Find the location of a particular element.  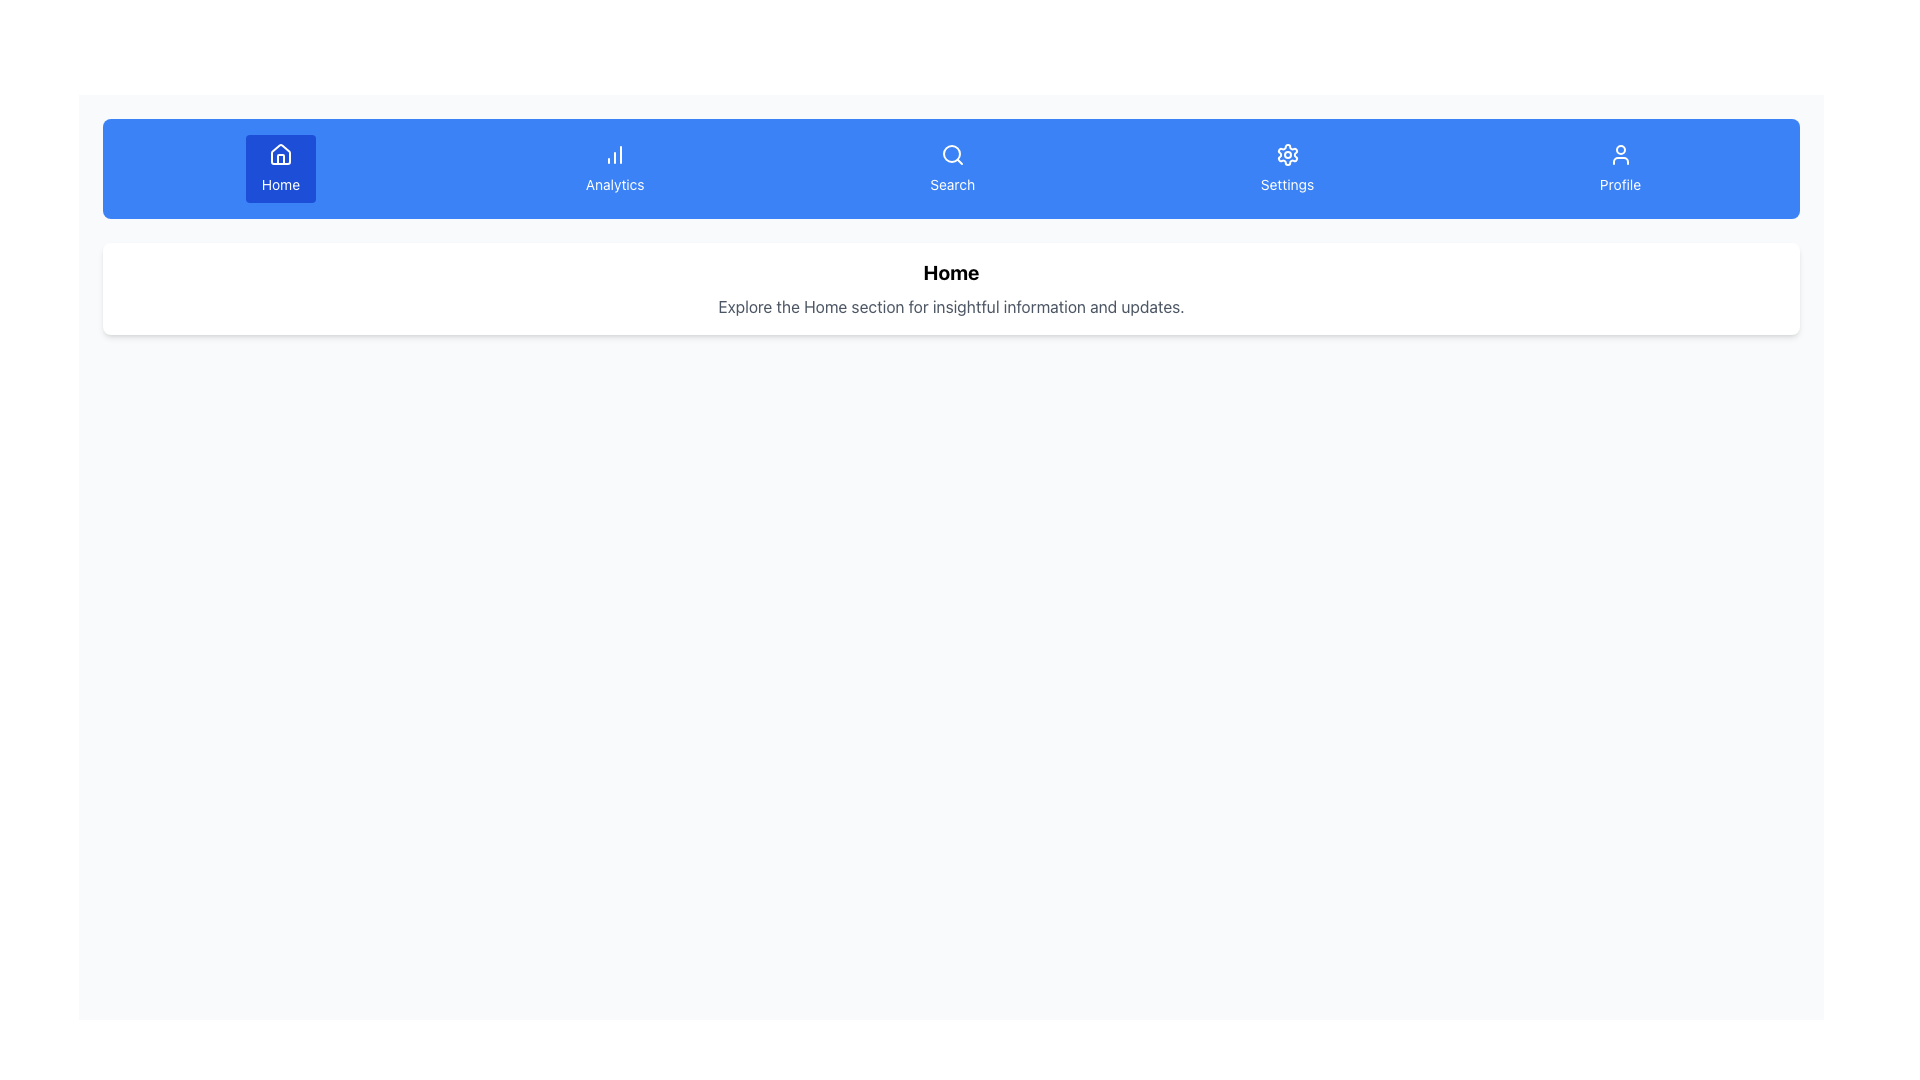

the user profile icon, which is a white silhouette of a person on a circular blue background located in the top-right corner of the navigation bar, preceding the 'Profile' label is located at coordinates (1620, 153).